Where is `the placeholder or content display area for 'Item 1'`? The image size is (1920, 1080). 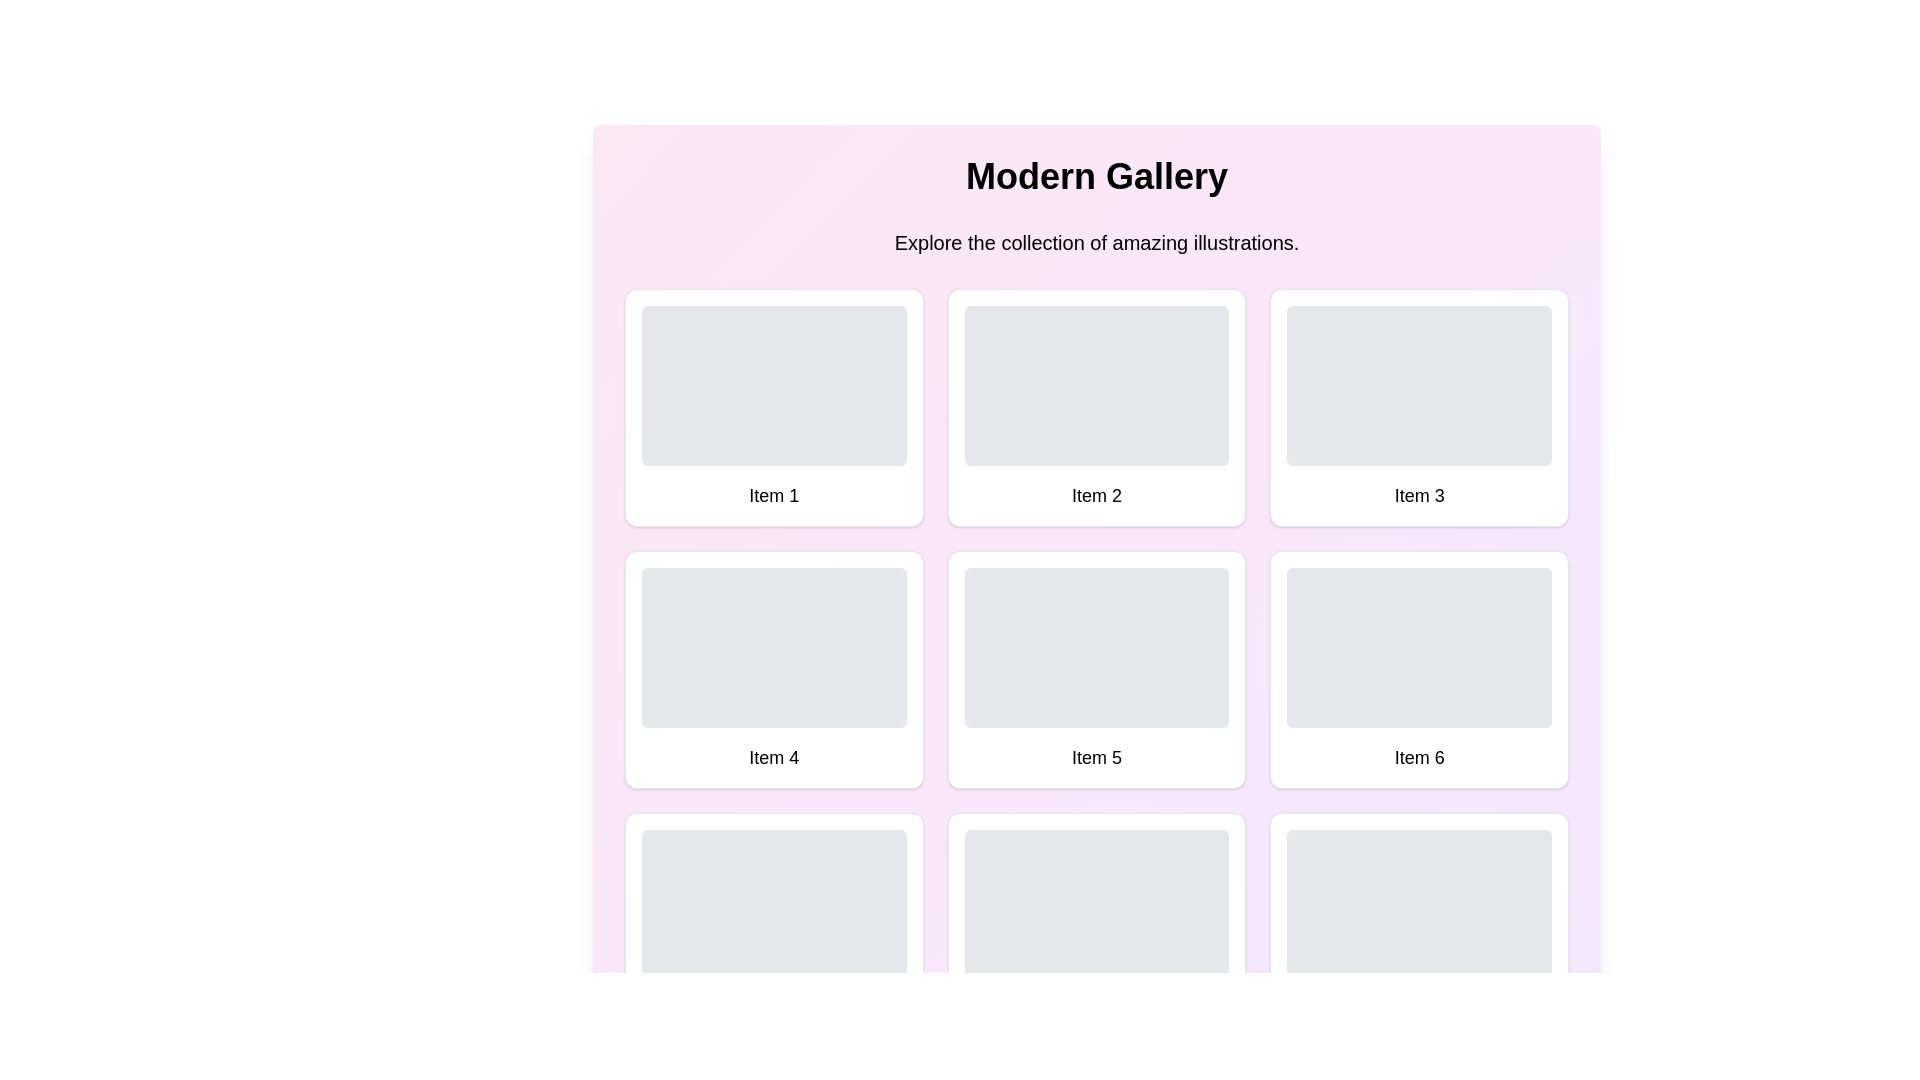
the placeholder or content display area for 'Item 1' is located at coordinates (773, 385).